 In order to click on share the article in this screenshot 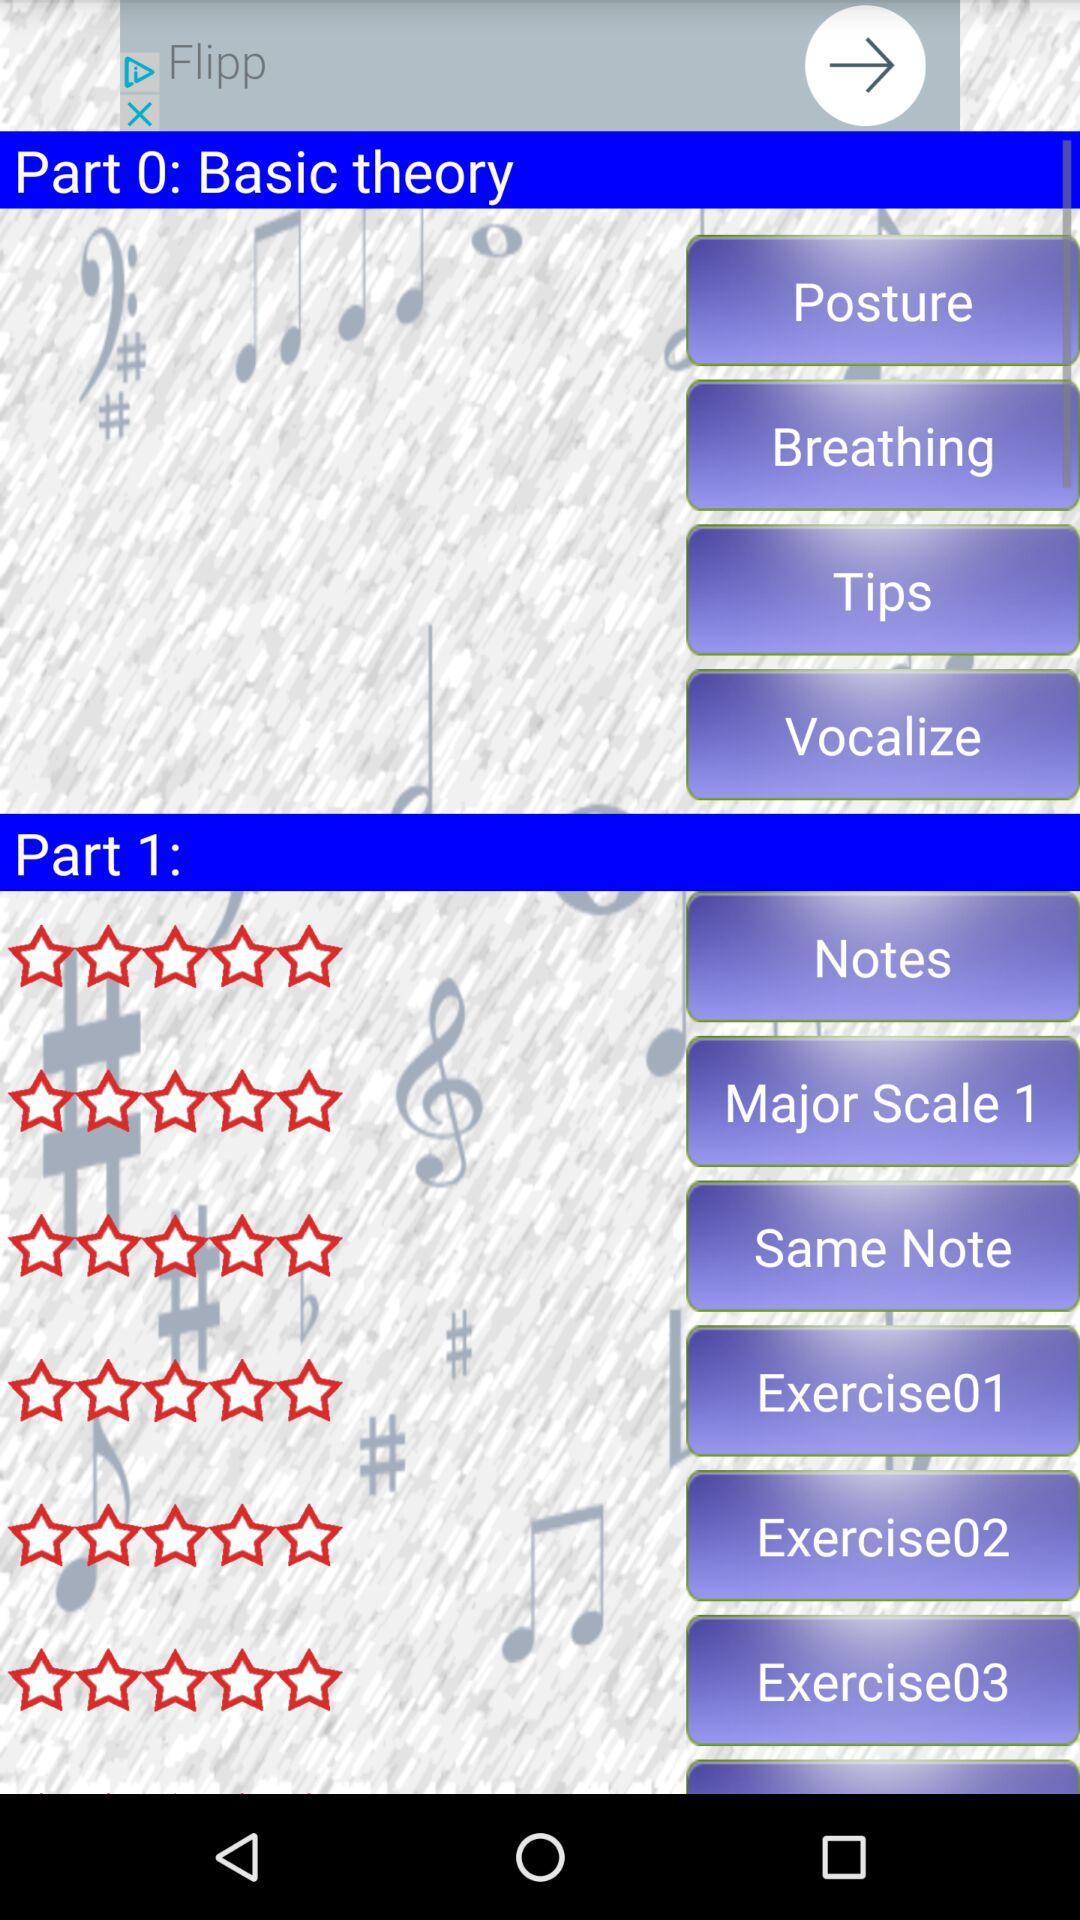, I will do `click(540, 65)`.